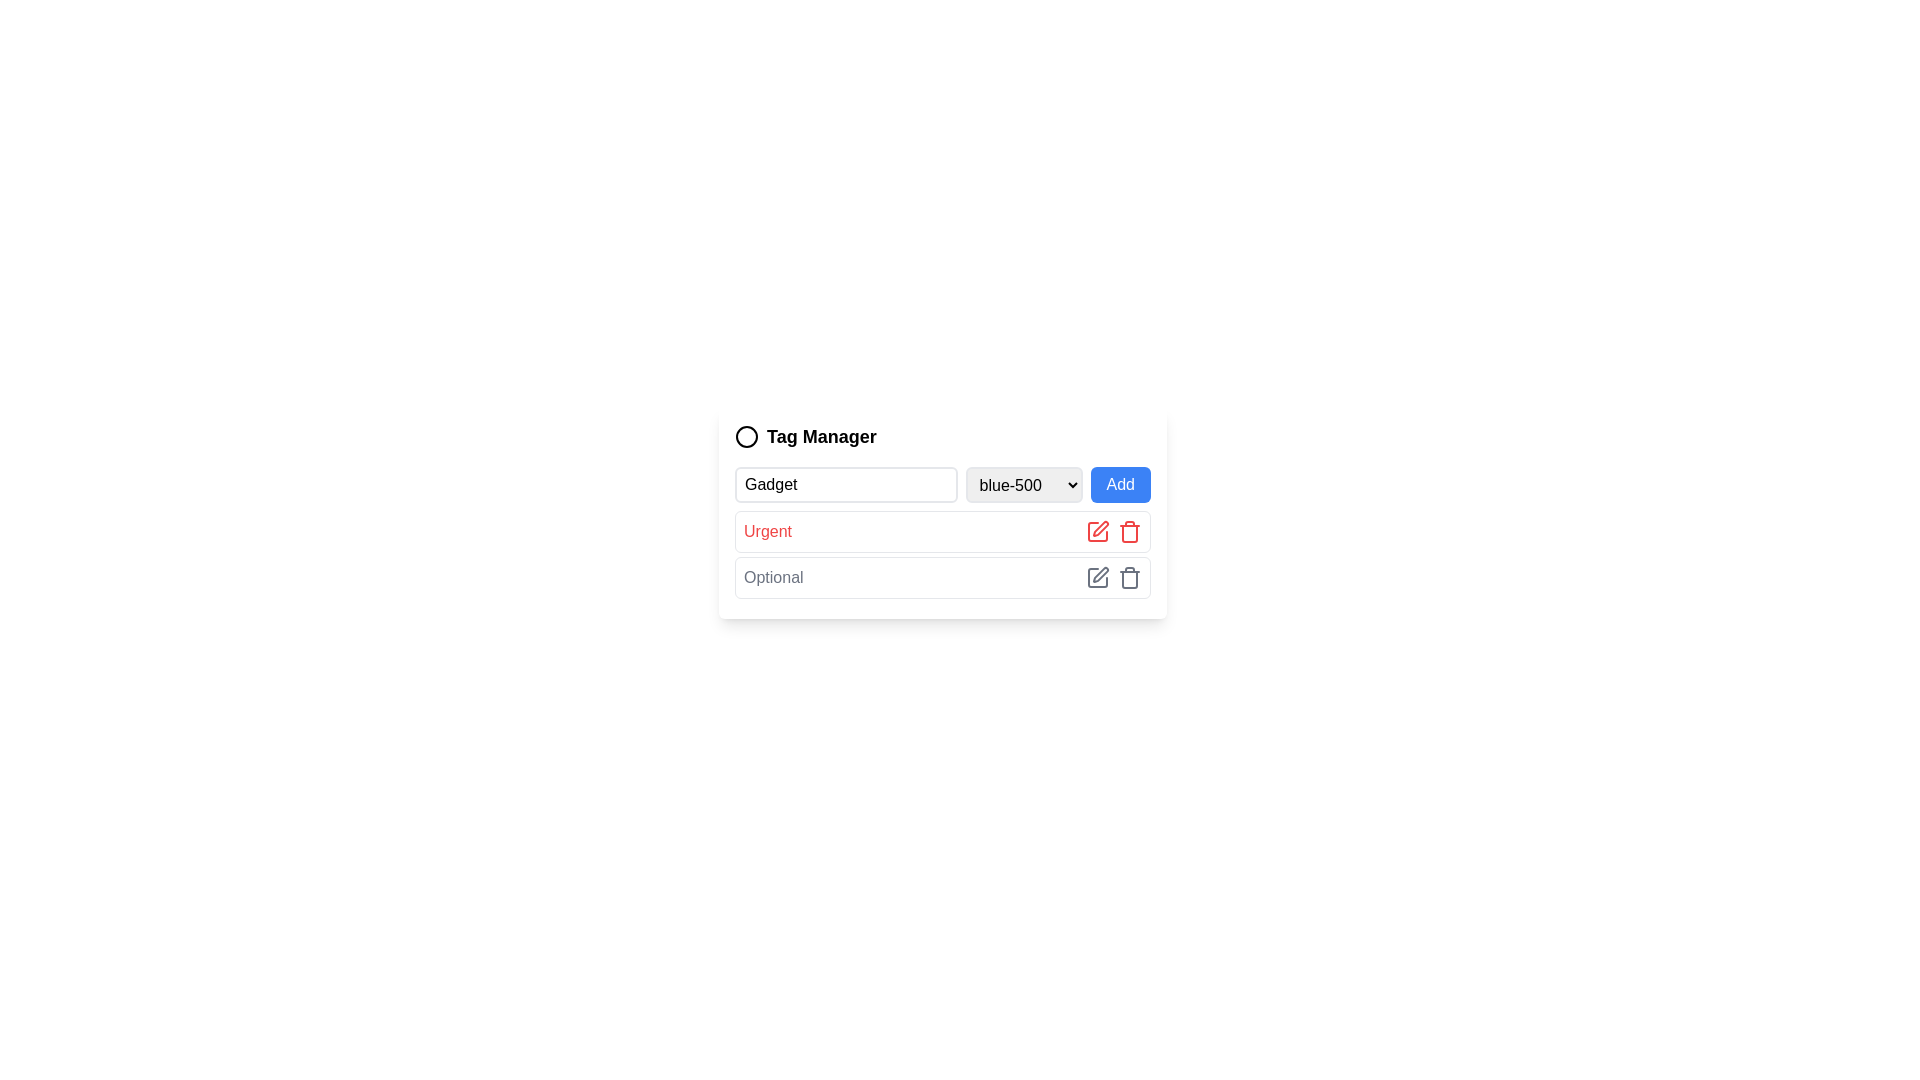  Describe the element at coordinates (941, 485) in the screenshot. I see `an option from the dropdown menu located beneath the 'Tag Manager' header, which is part of a composite UI component including an input field and an 'Add' button` at that location.